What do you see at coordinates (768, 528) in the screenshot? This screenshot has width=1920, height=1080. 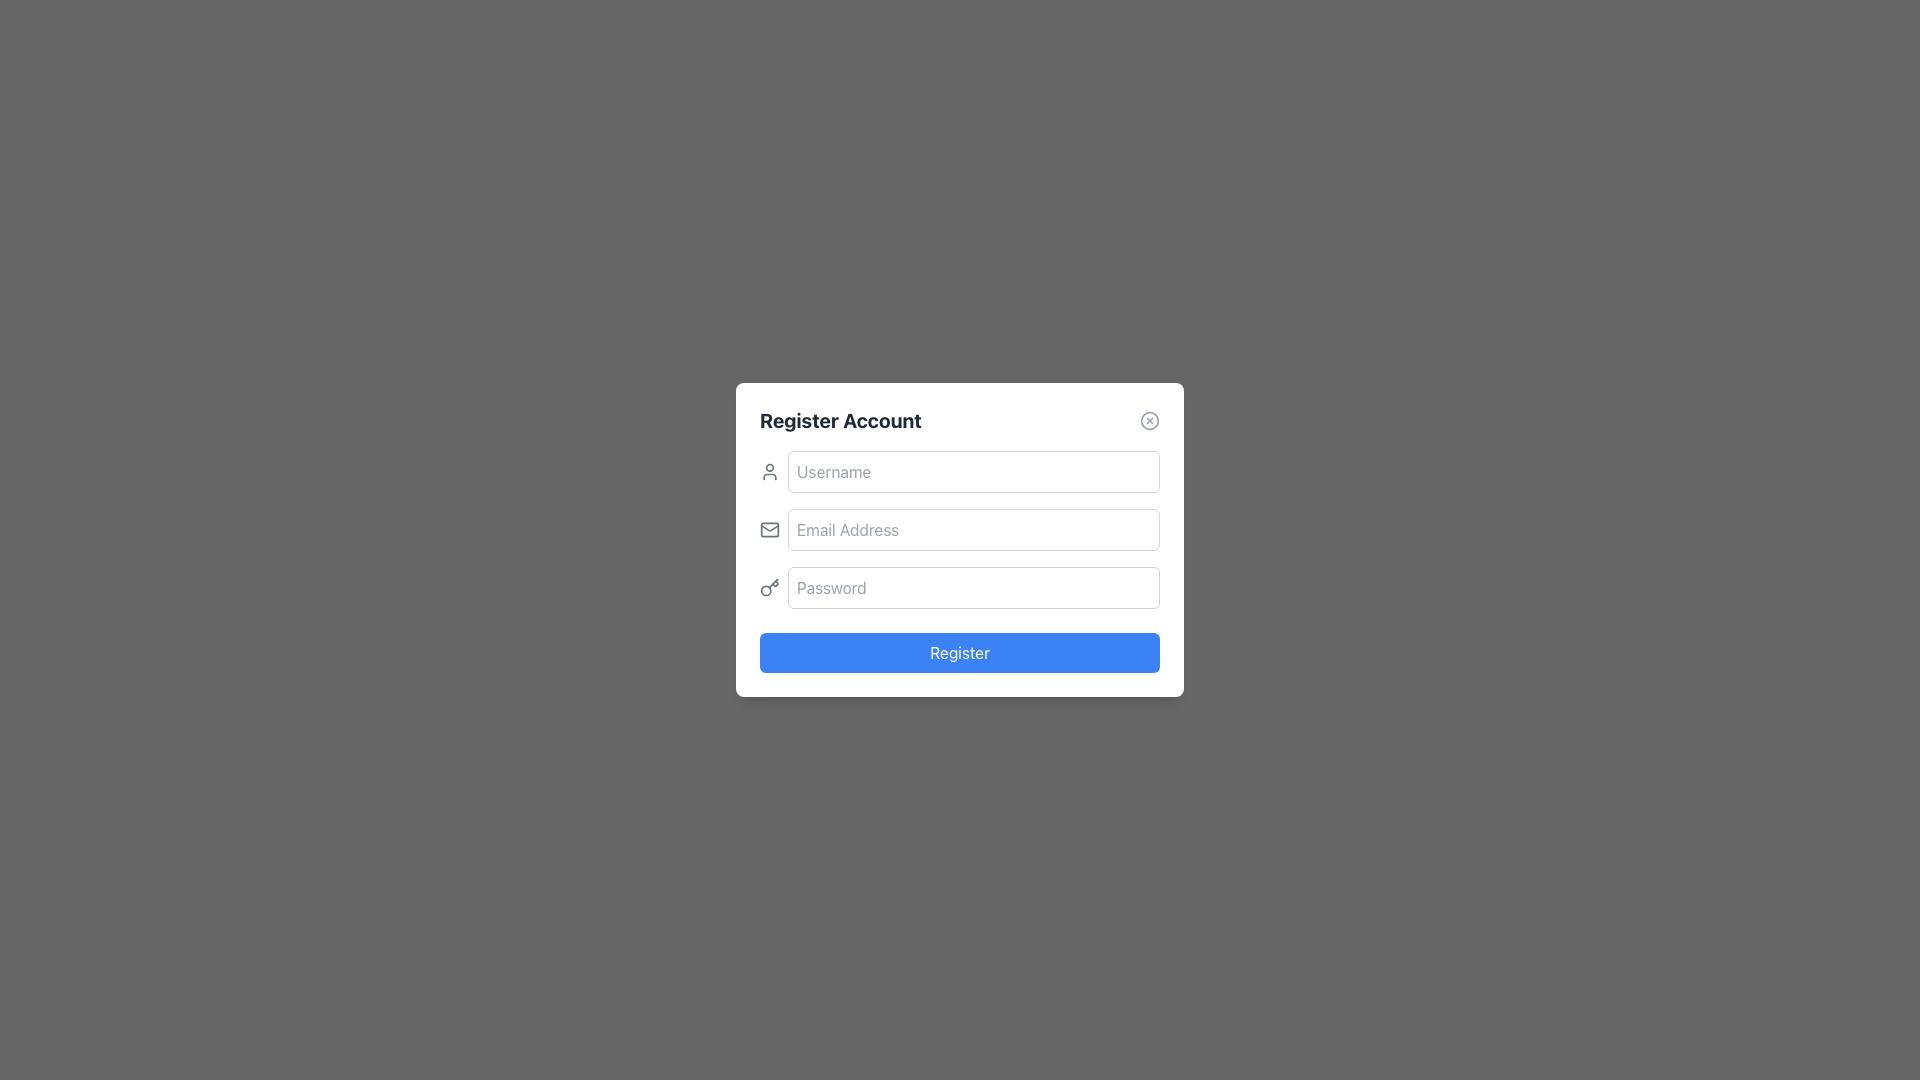 I see `the envelope icon representing email input in the 'Register Account' dialog box, which is positioned to the left of the 'Email Address' input field` at bounding box center [768, 528].